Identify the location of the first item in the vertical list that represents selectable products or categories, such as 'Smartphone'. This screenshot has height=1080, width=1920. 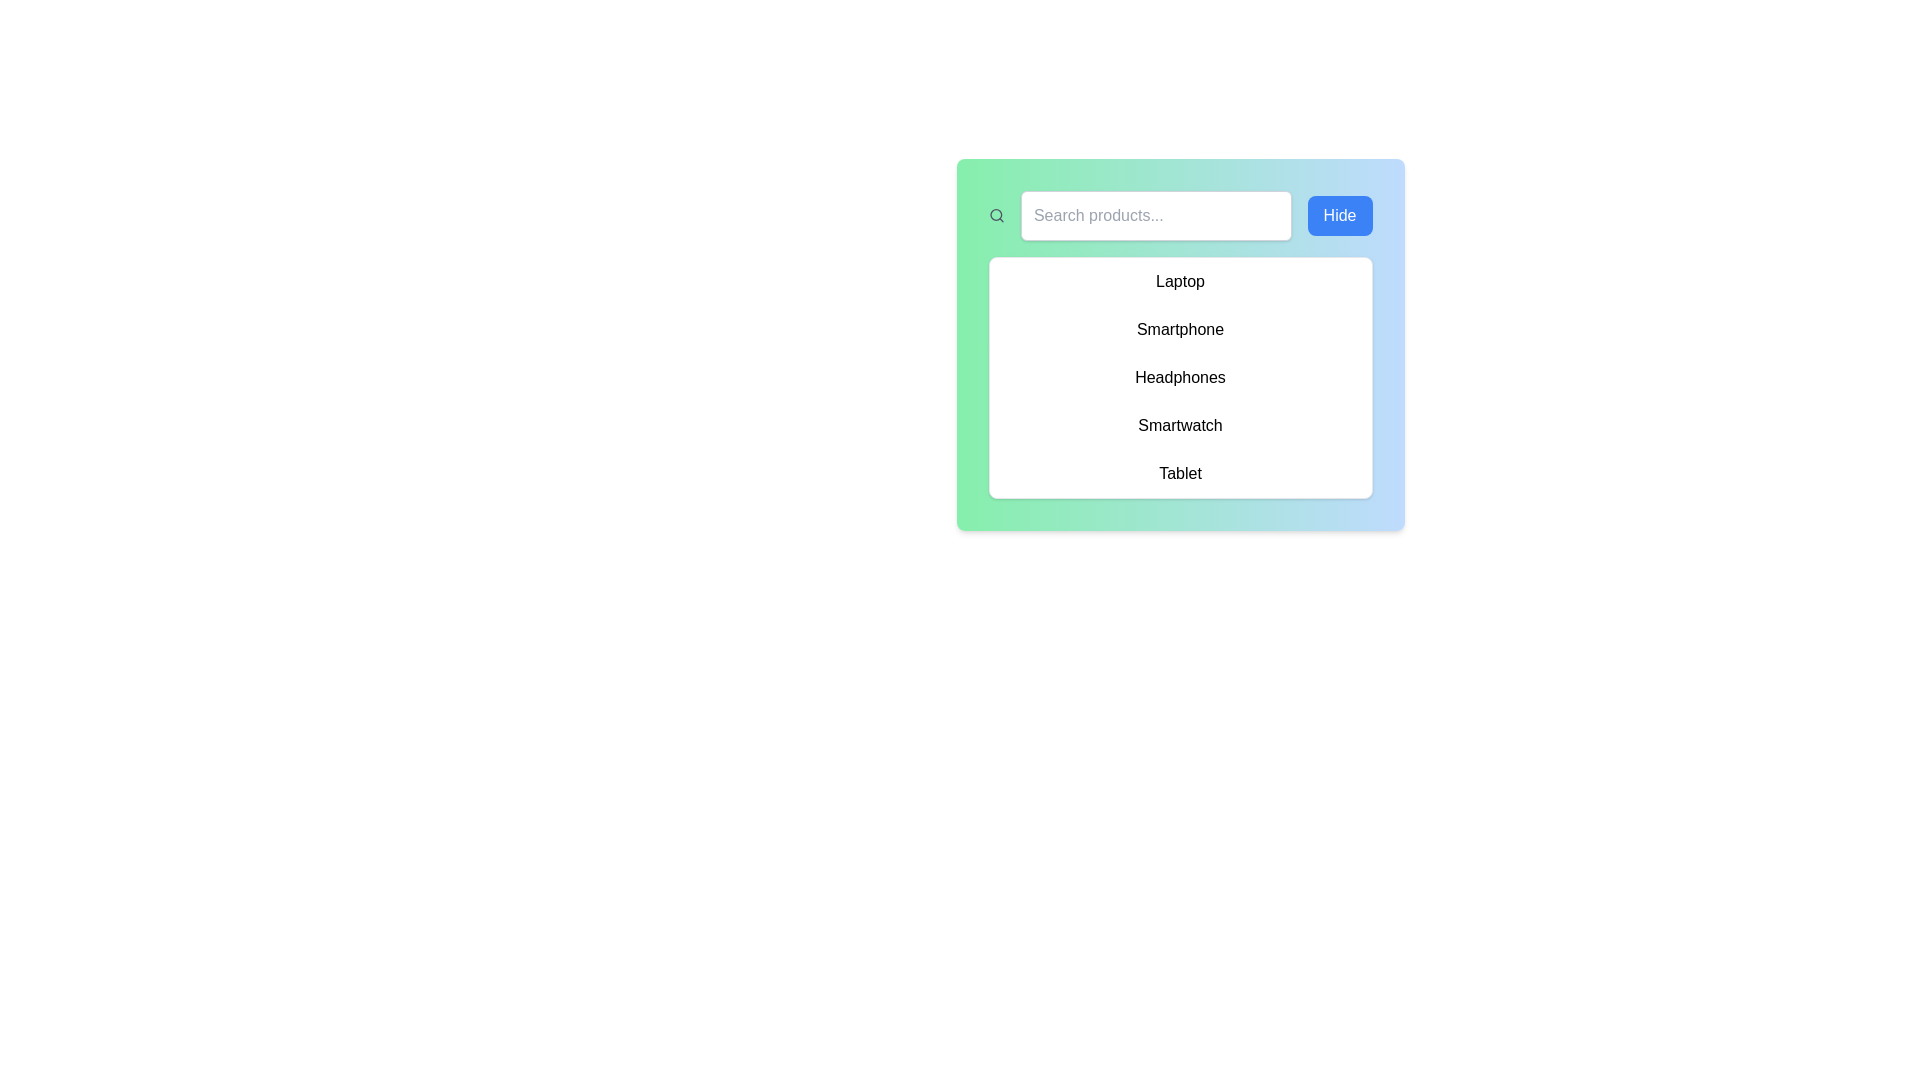
(1180, 281).